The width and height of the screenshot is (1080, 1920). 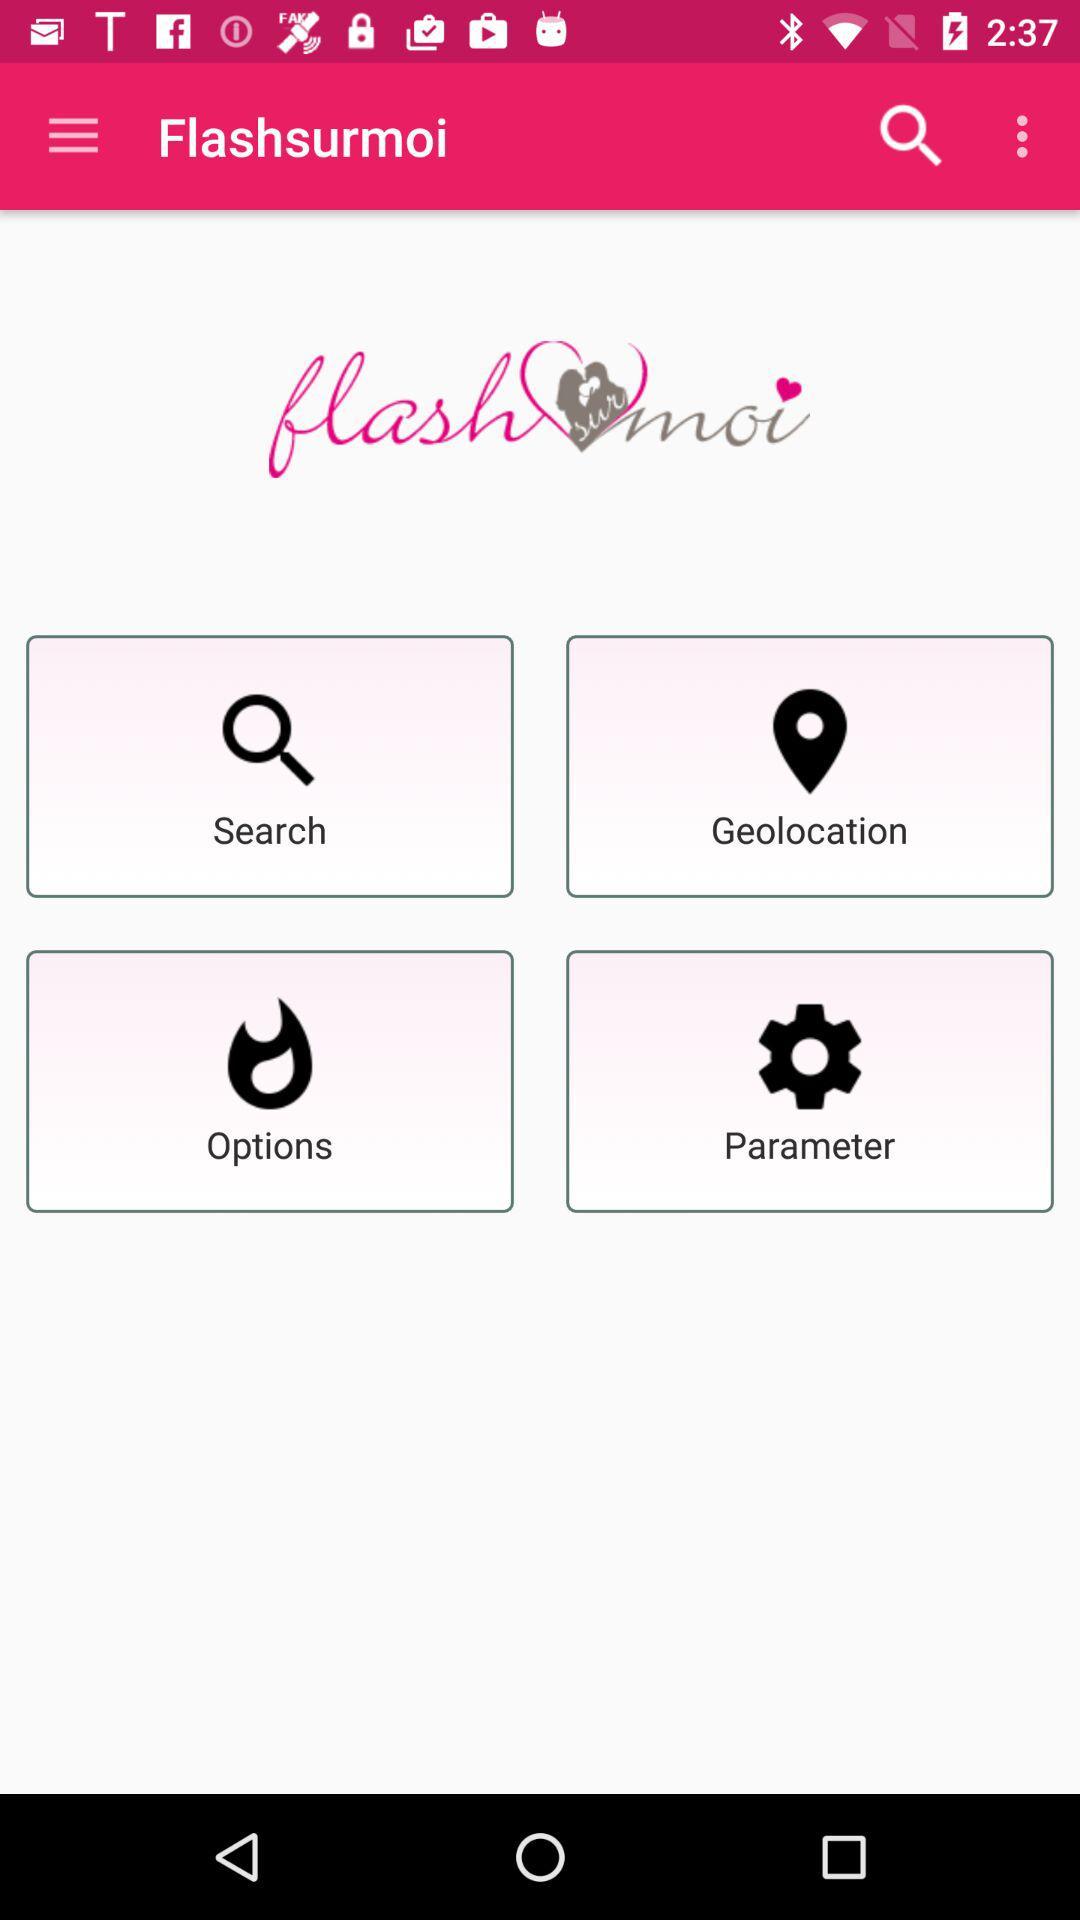 What do you see at coordinates (810, 740) in the screenshot?
I see `find location` at bounding box center [810, 740].